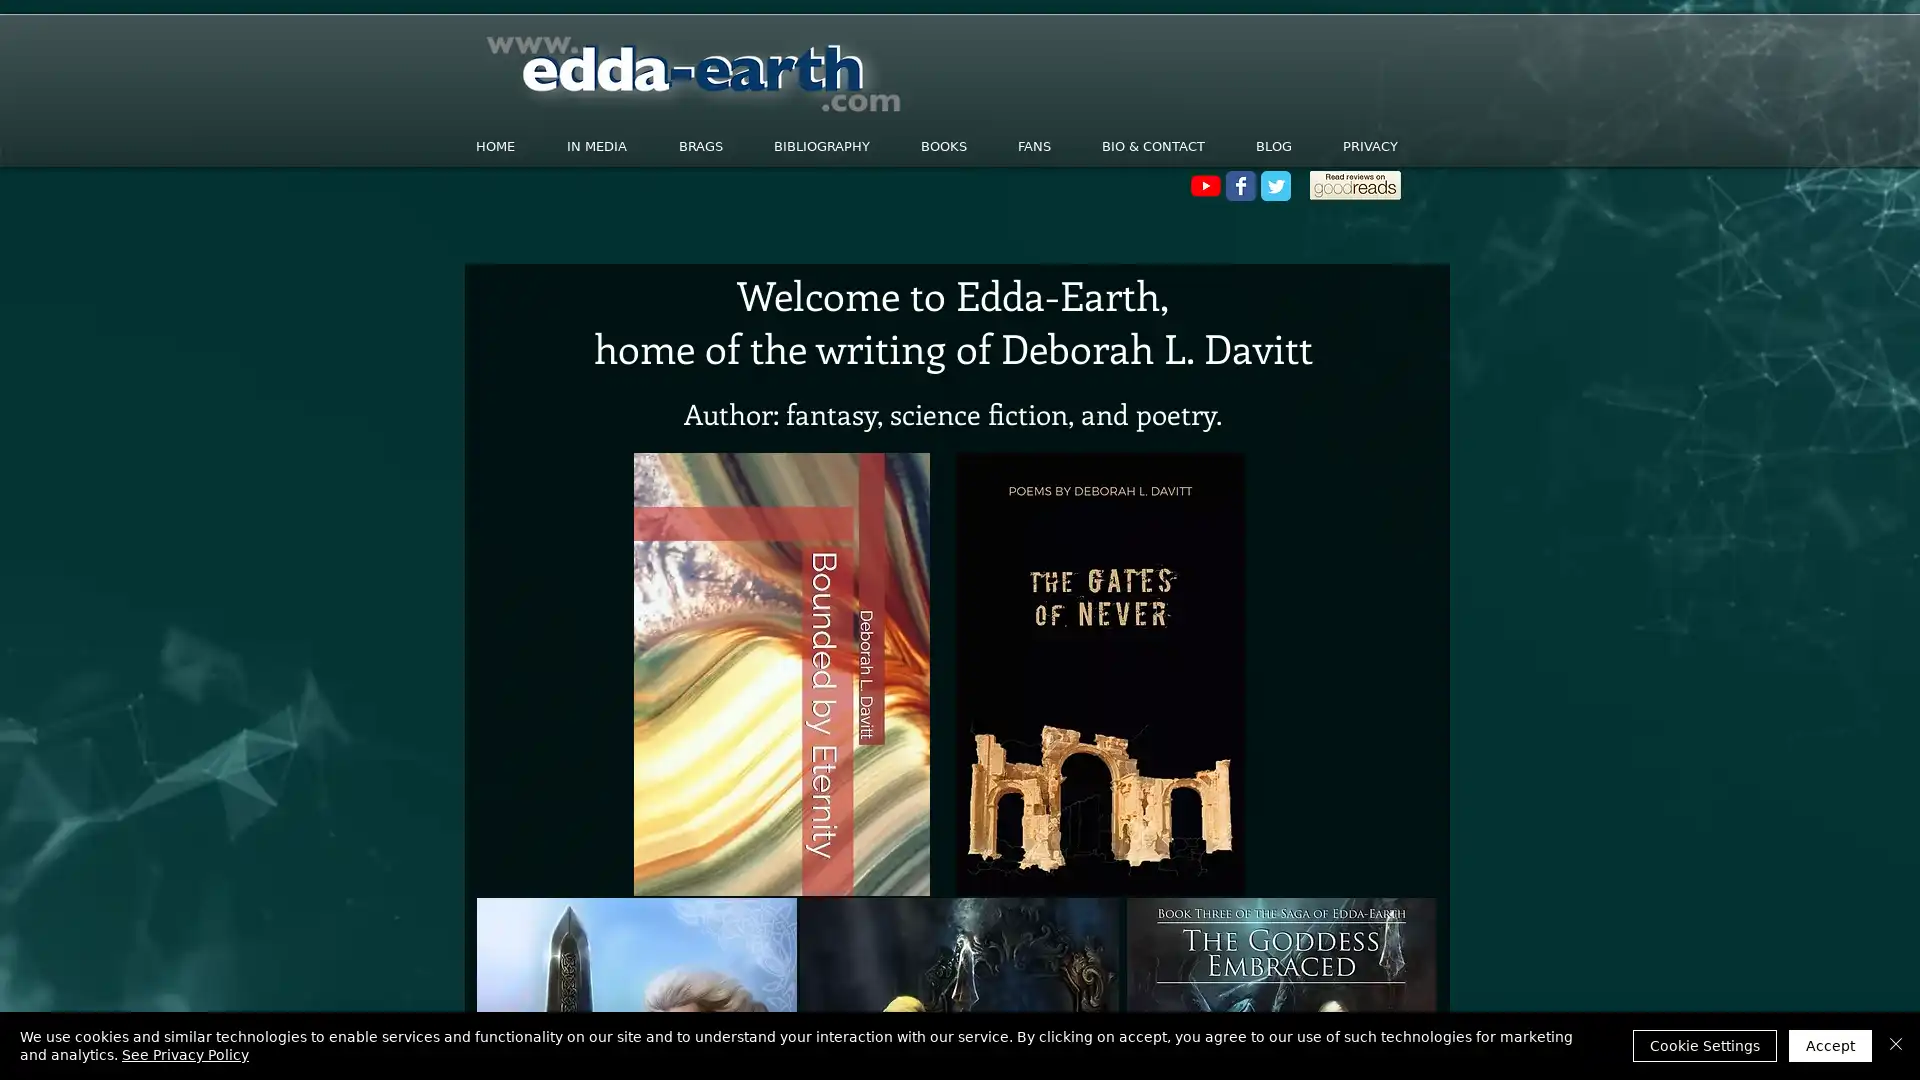 The height and width of the screenshot is (1080, 1920). Describe the element at coordinates (1830, 1044) in the screenshot. I see `Accept` at that location.